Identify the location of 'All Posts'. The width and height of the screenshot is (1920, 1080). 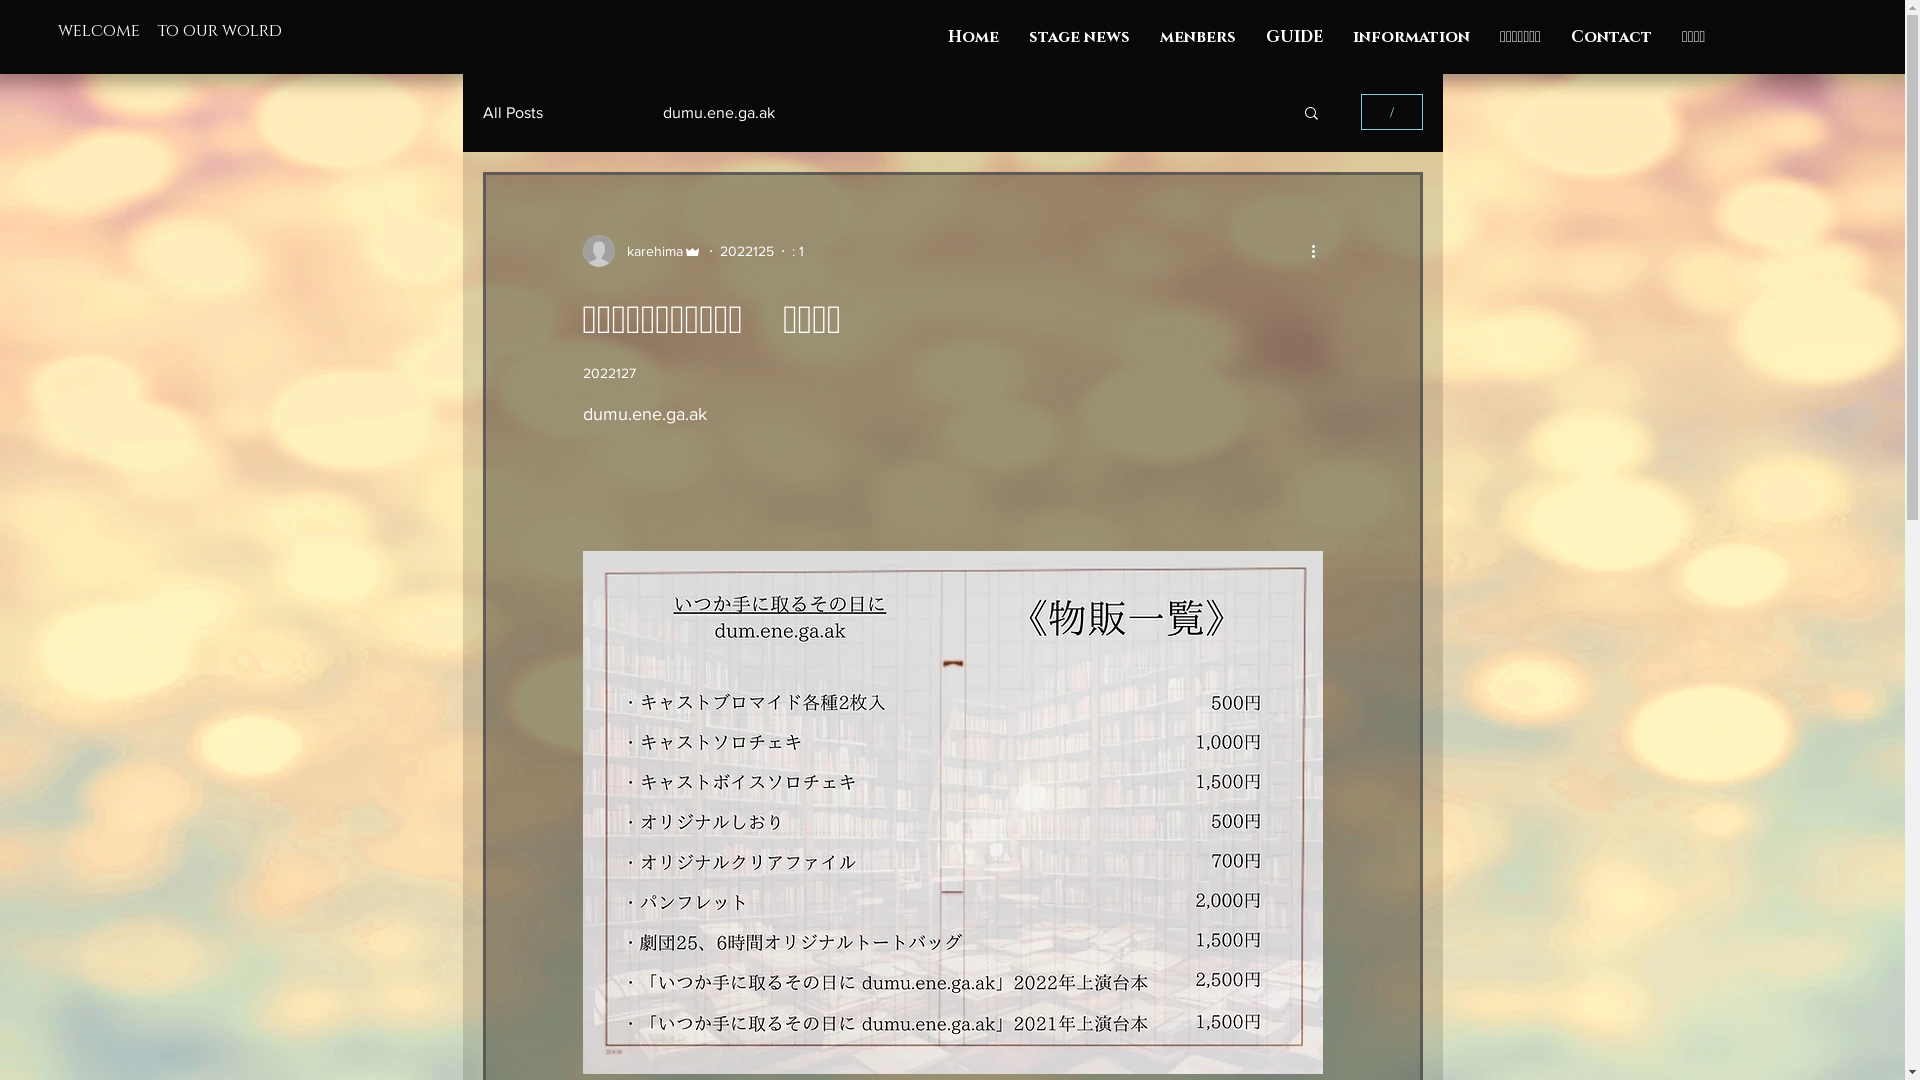
(512, 112).